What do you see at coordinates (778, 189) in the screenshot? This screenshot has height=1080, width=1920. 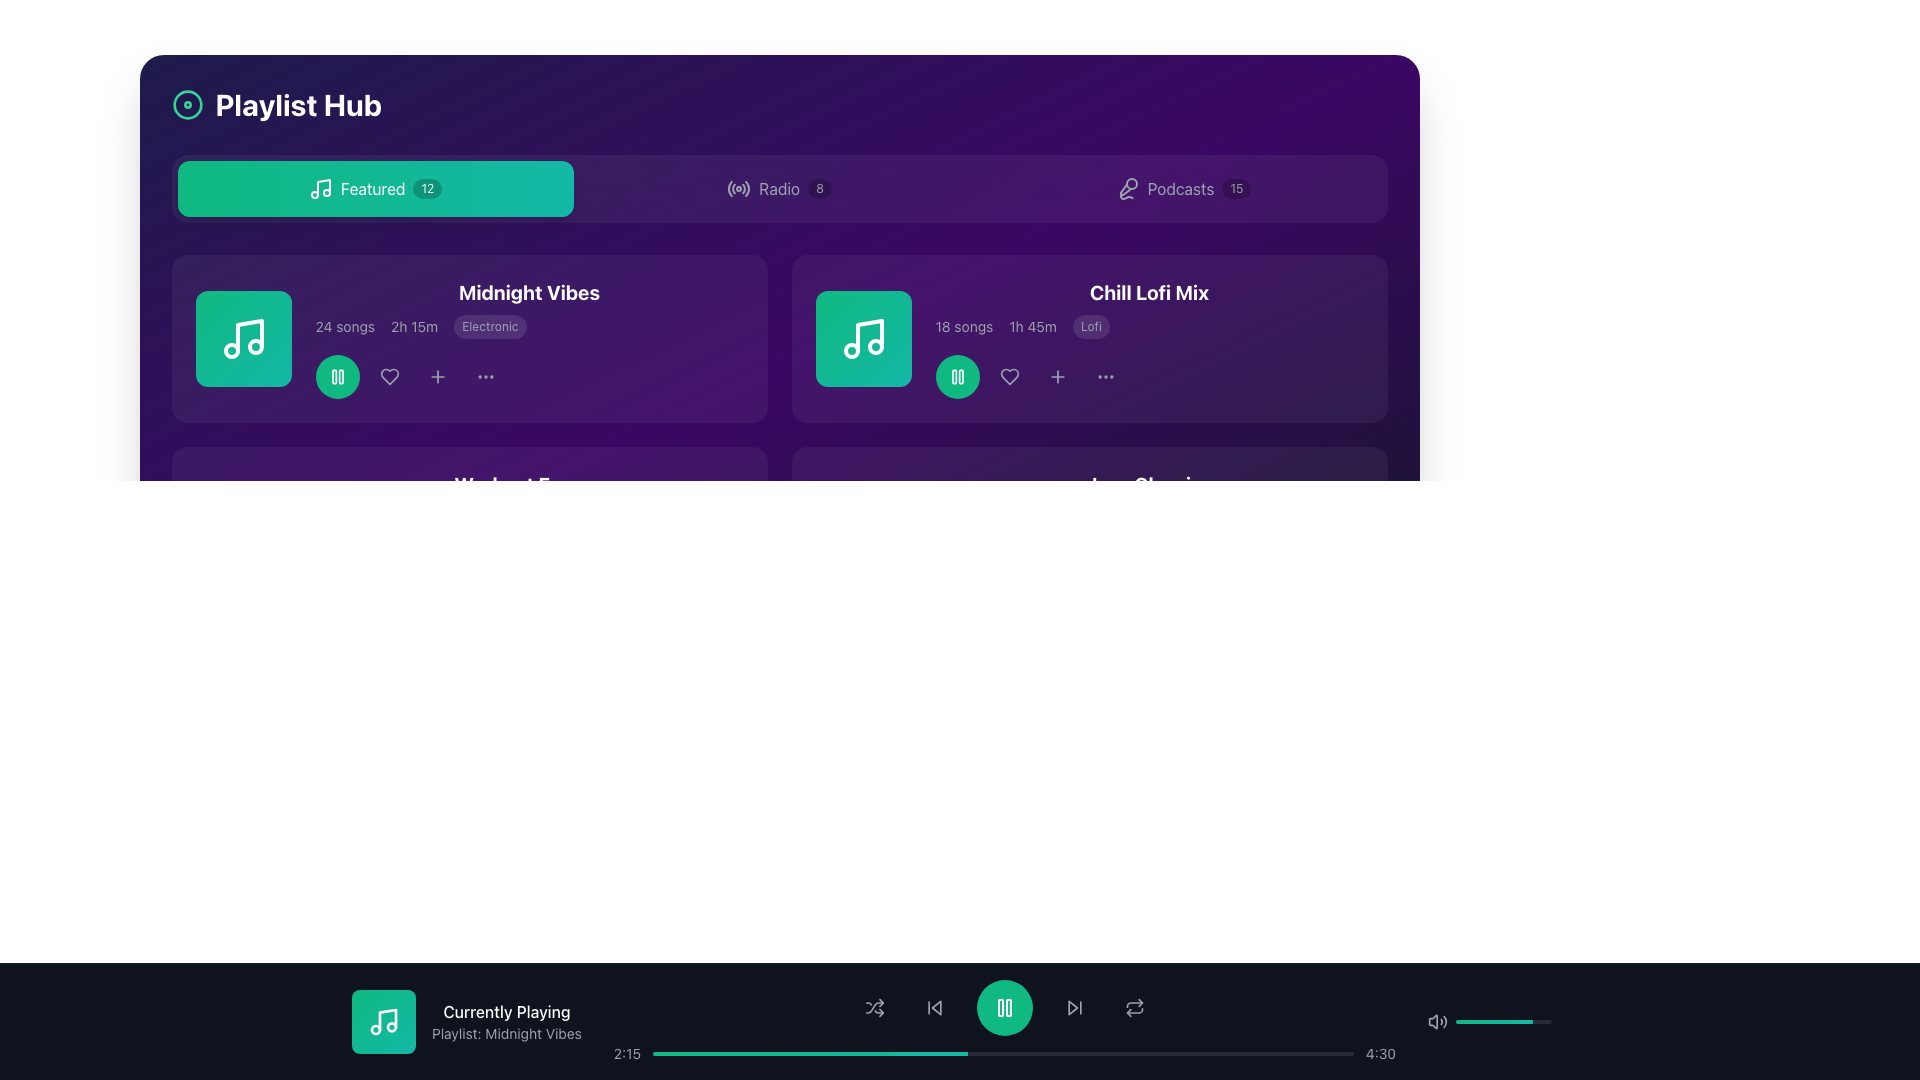 I see `the 'Radio' navigation option in the top bar for accessibility navigation` at bounding box center [778, 189].